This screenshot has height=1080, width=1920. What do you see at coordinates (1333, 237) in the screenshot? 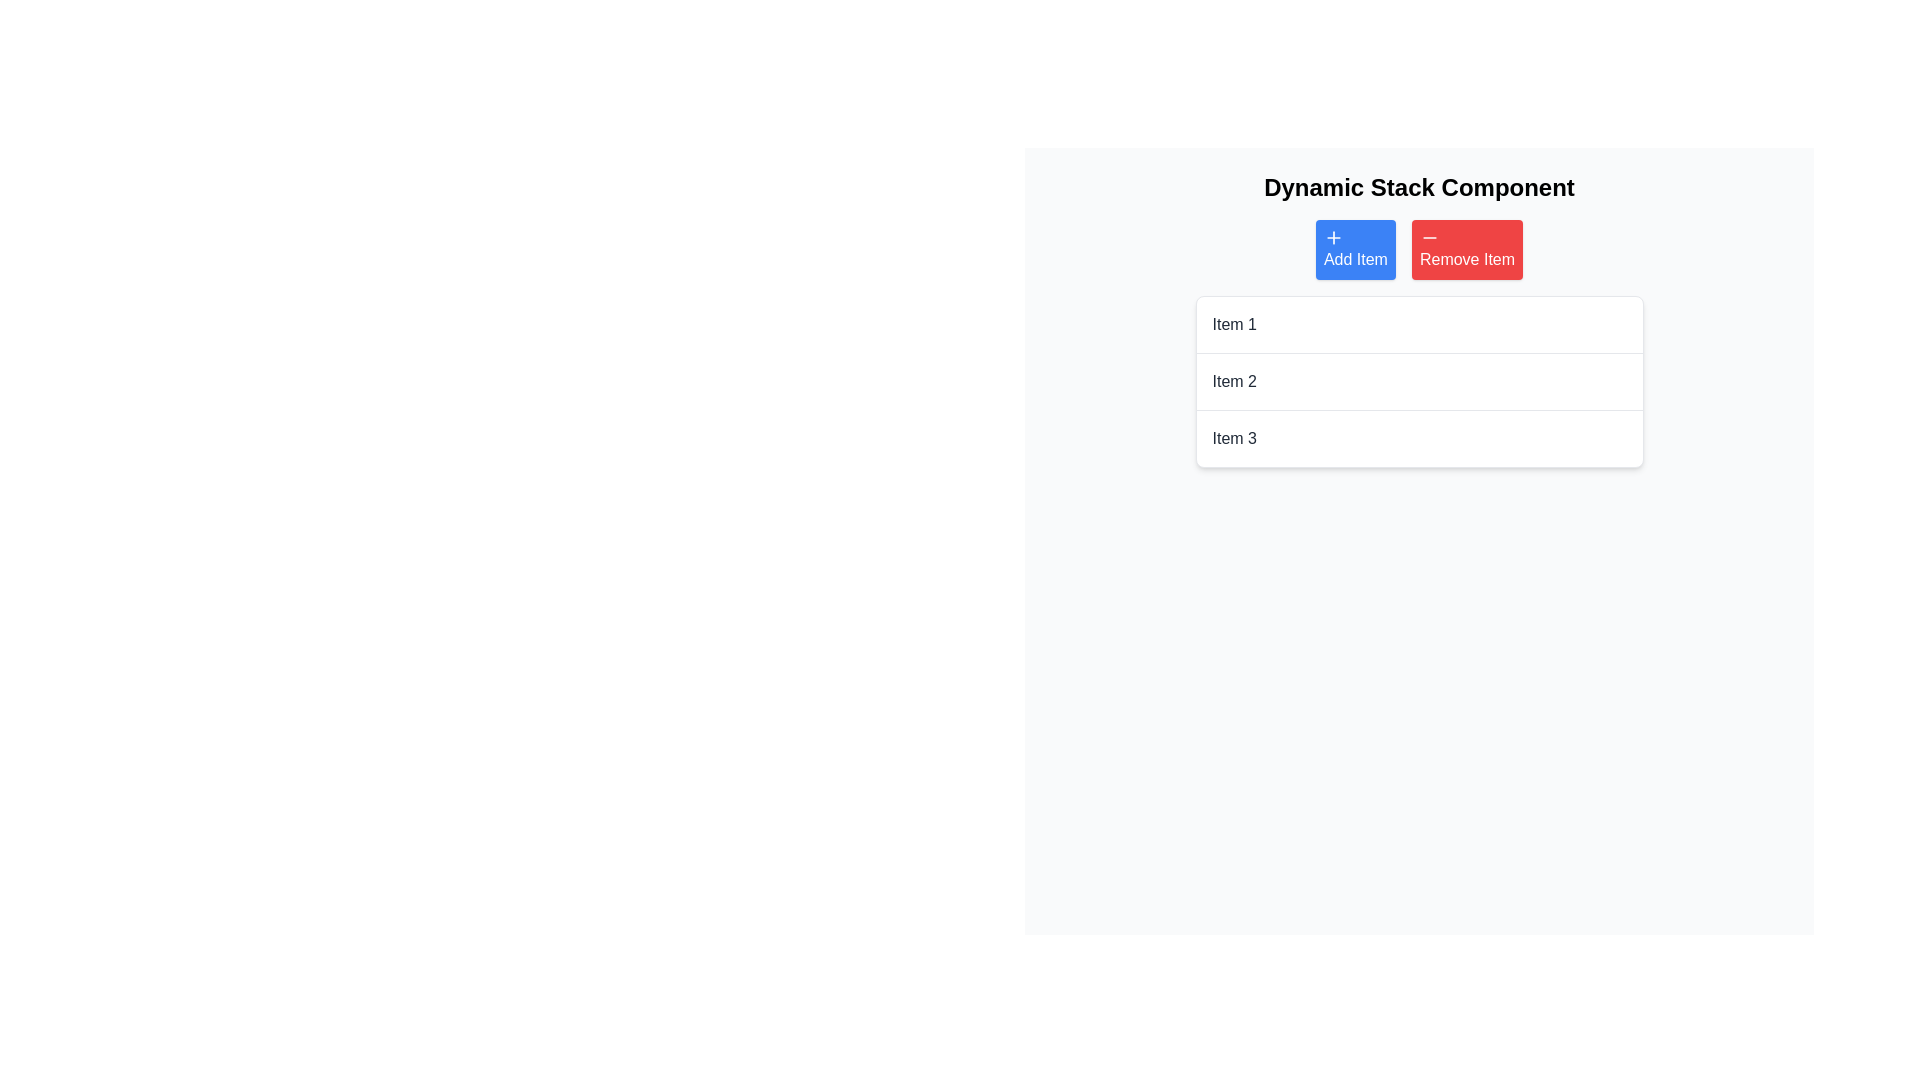
I see `the 'Add Item' button which contains the icon for adding a new item to the stack, located to the left of the red 'Remove Item' button and below the title 'Dynamic Stack Component'` at bounding box center [1333, 237].